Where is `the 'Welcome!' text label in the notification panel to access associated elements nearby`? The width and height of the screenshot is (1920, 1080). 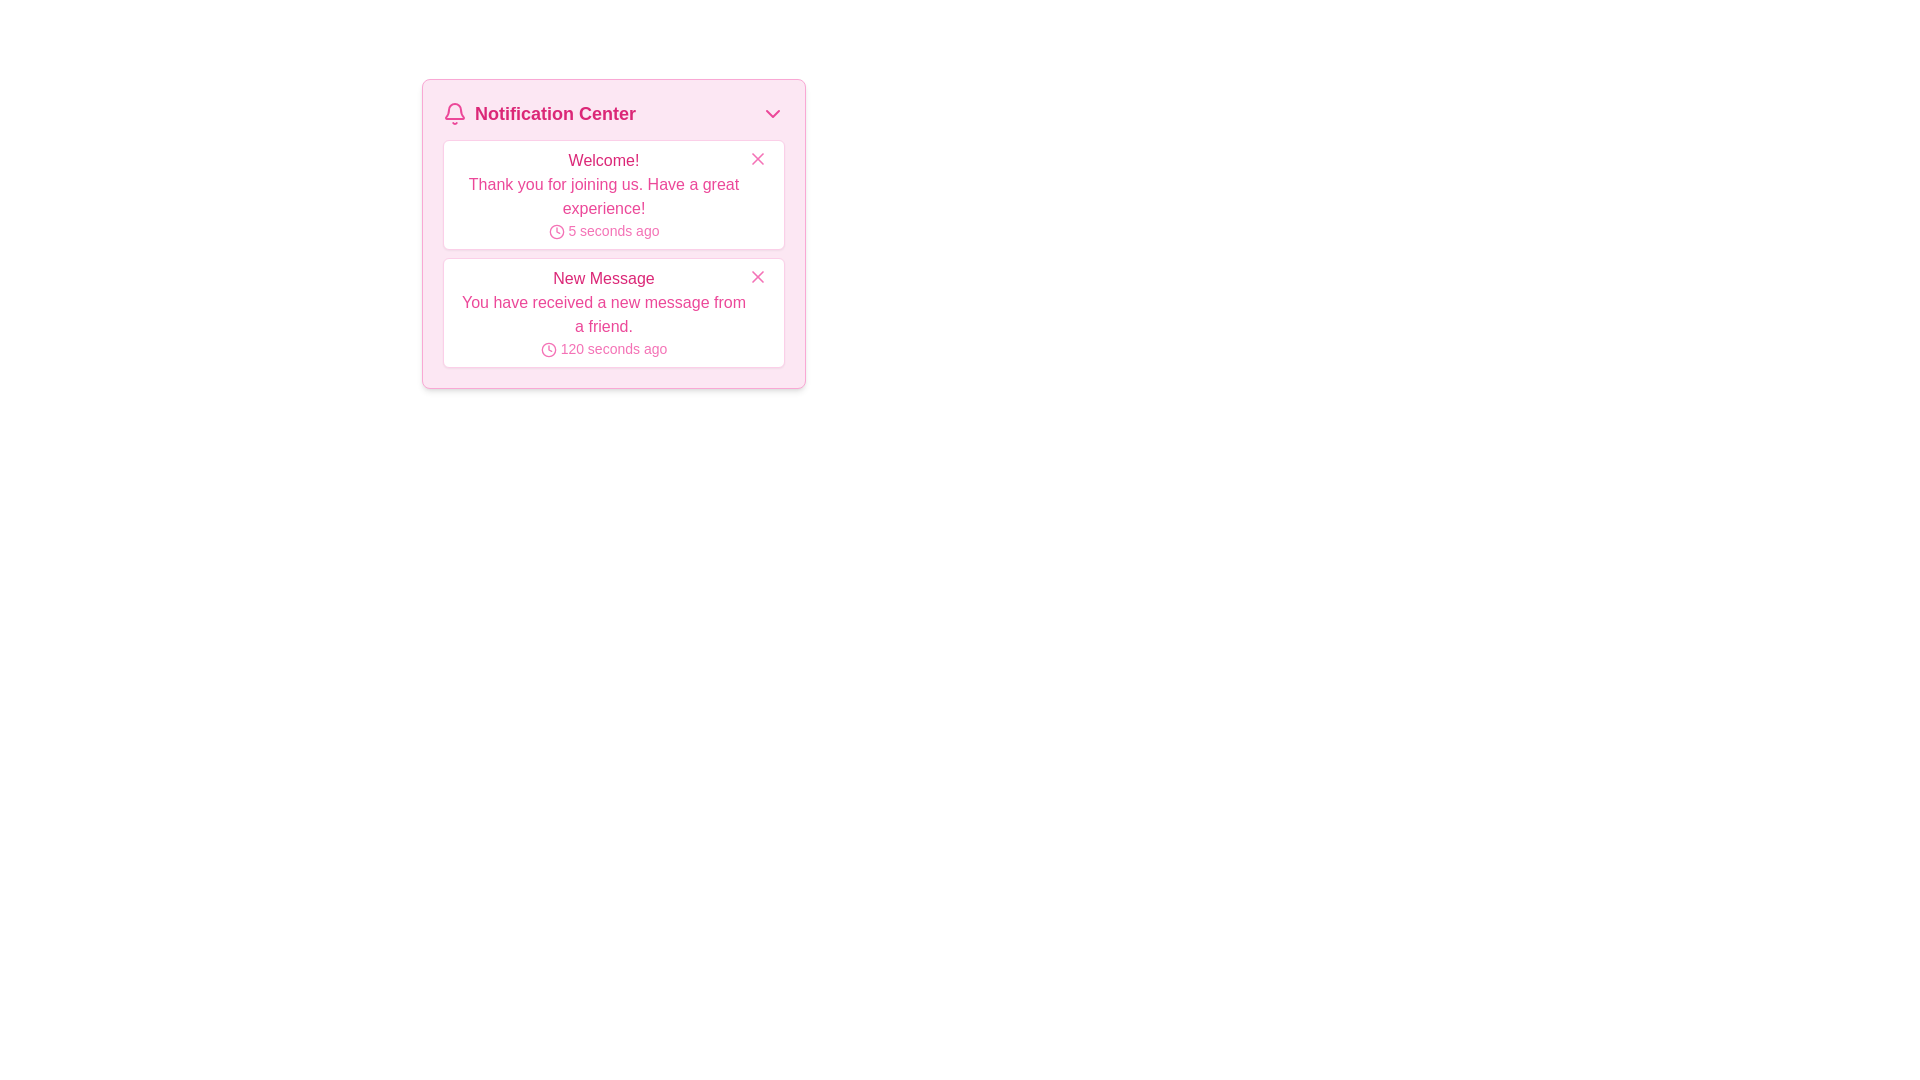 the 'Welcome!' text label in the notification panel to access associated elements nearby is located at coordinates (603, 160).